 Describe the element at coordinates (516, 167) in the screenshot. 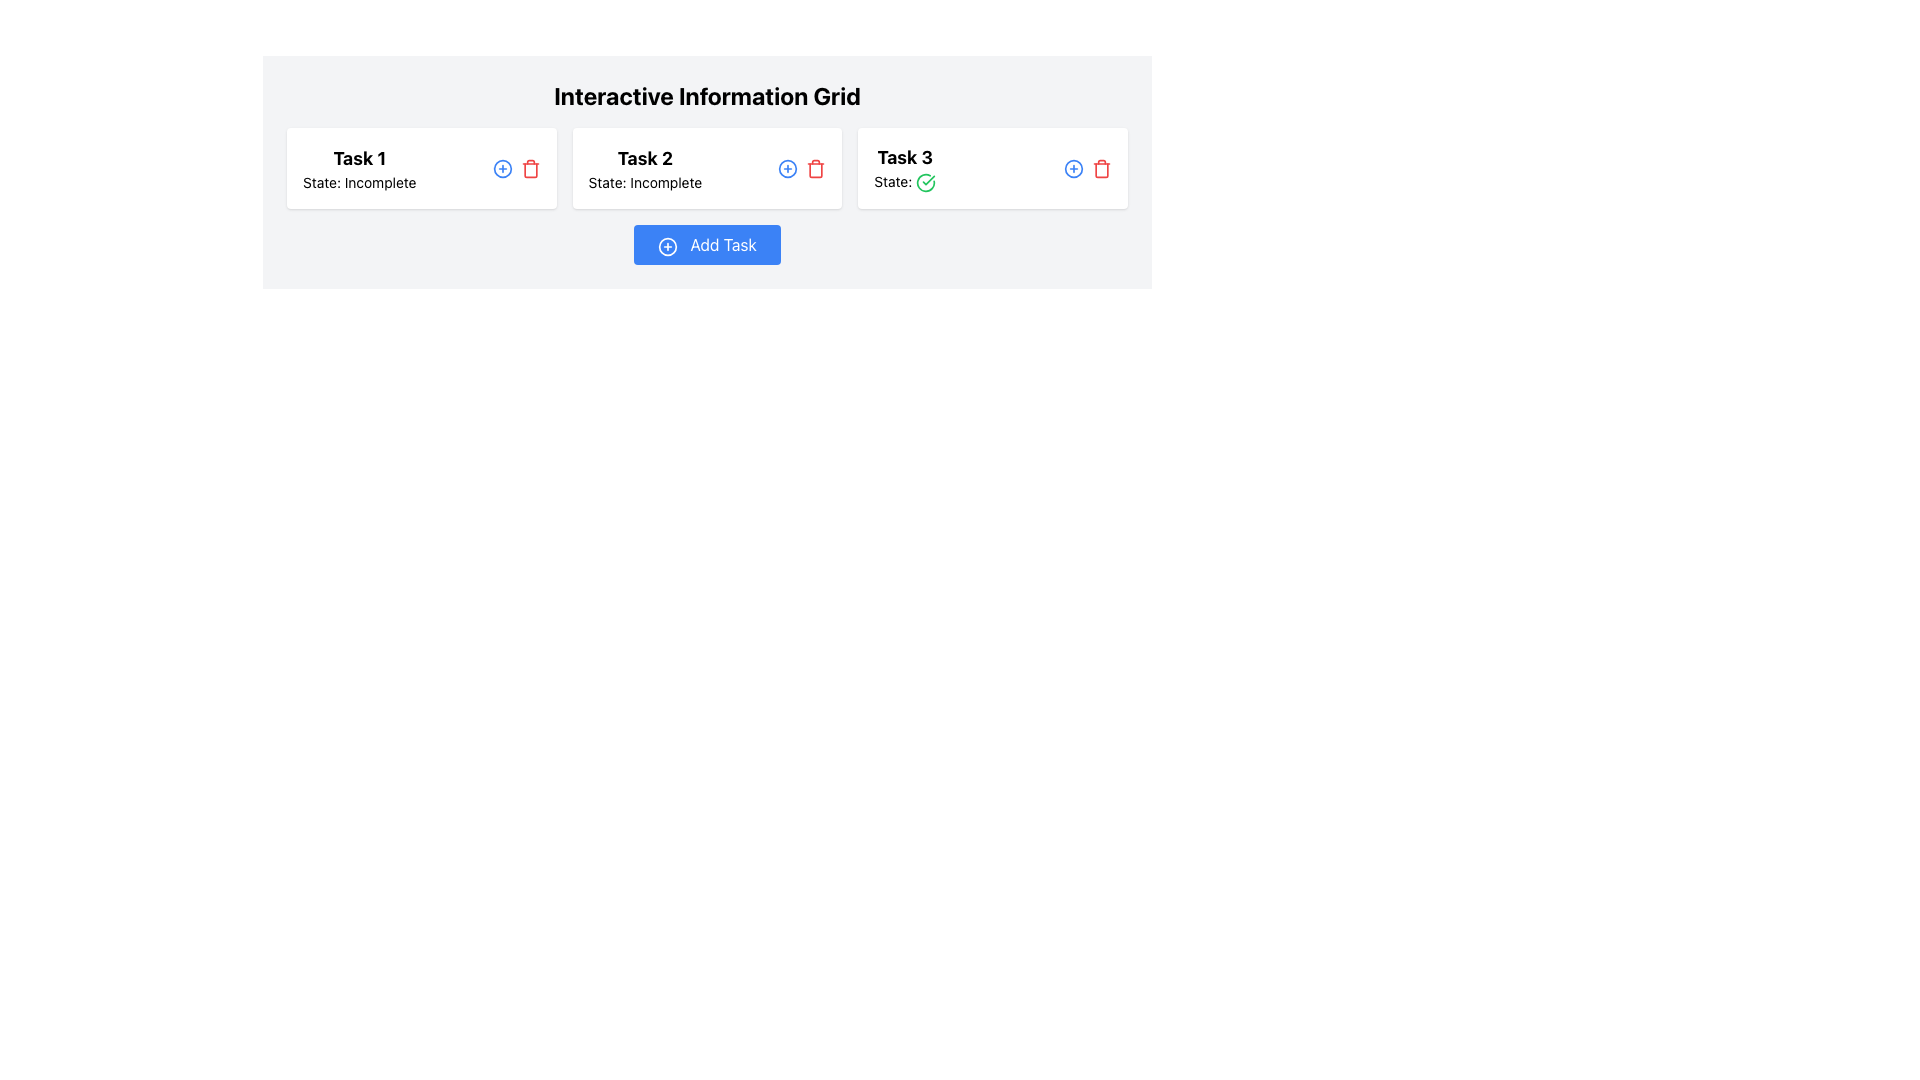

I see `the blue circle with a plus sign icon within the 'Task 1' panel` at that location.